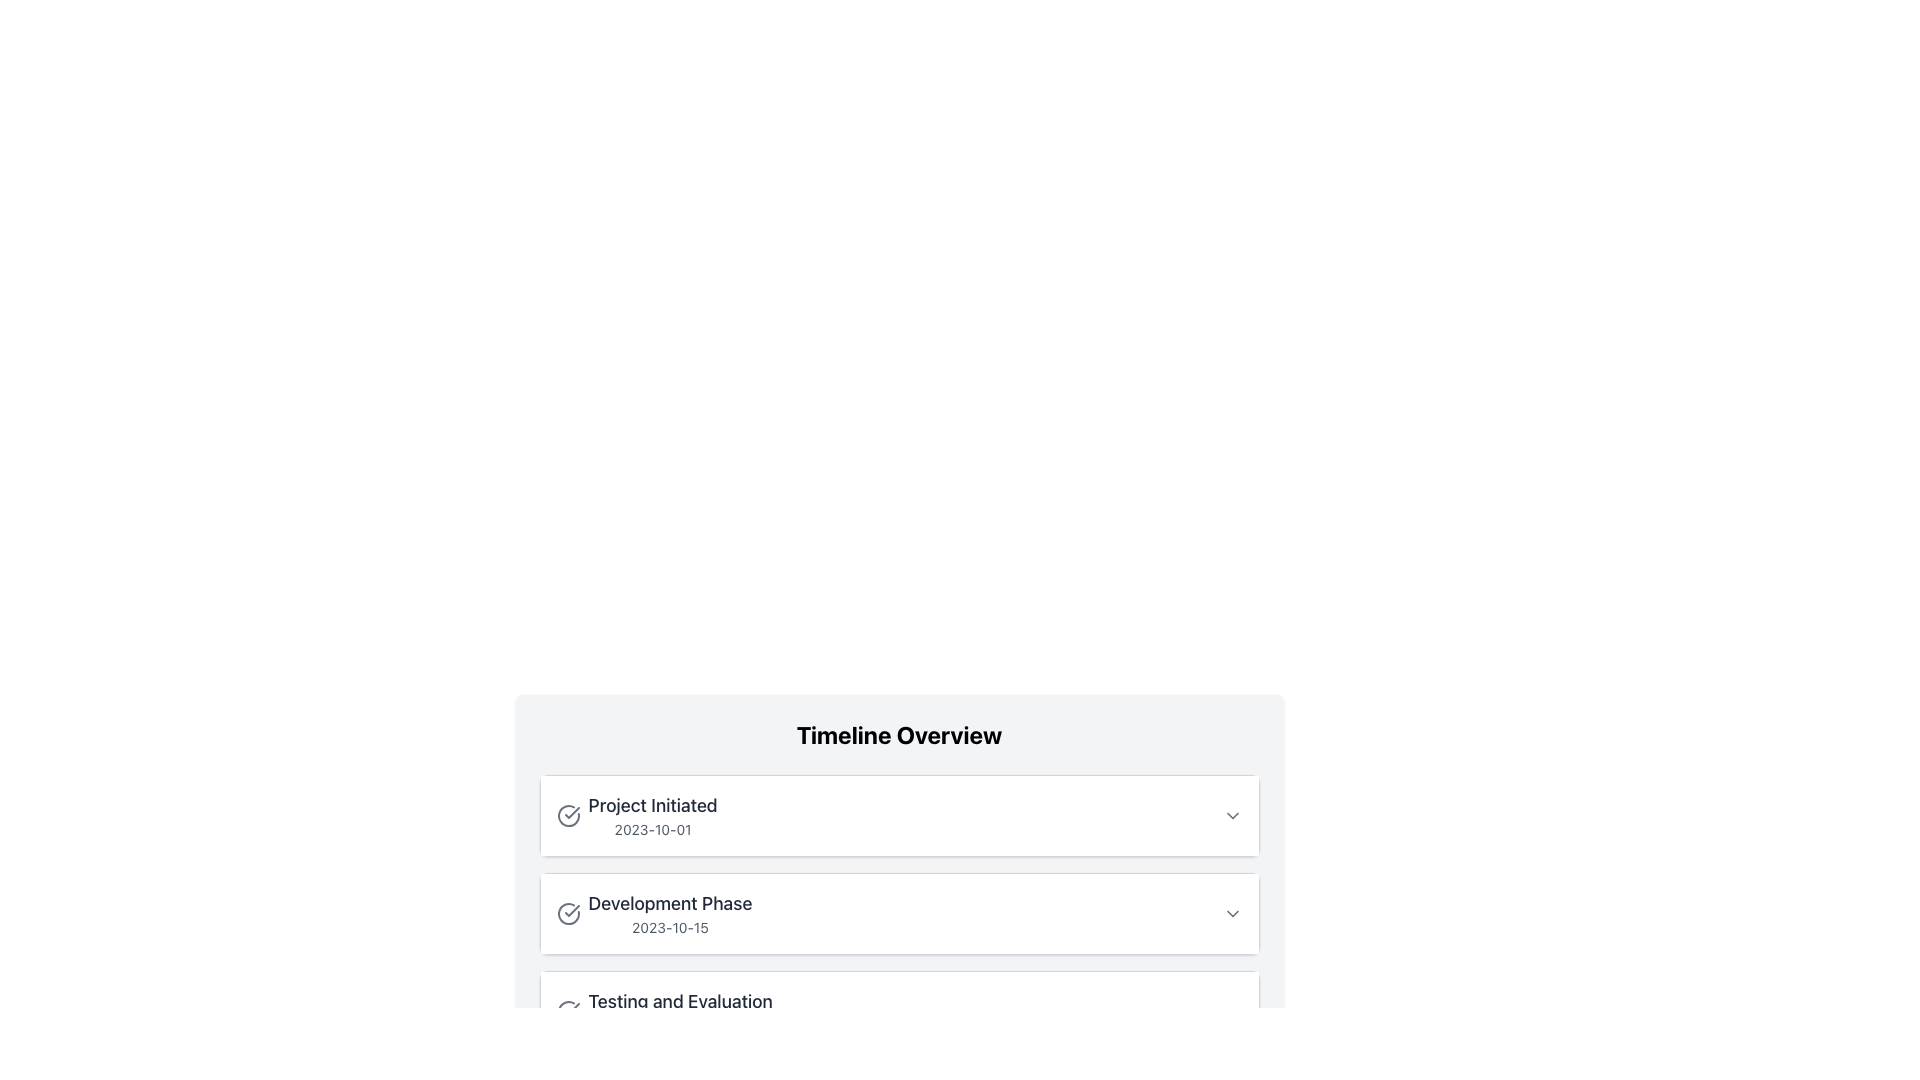  I want to click on the downward-facing chevron icon located at the far-right end of the 'Development Phase' row in the 'Timeline Overview' section, so click(1231, 914).